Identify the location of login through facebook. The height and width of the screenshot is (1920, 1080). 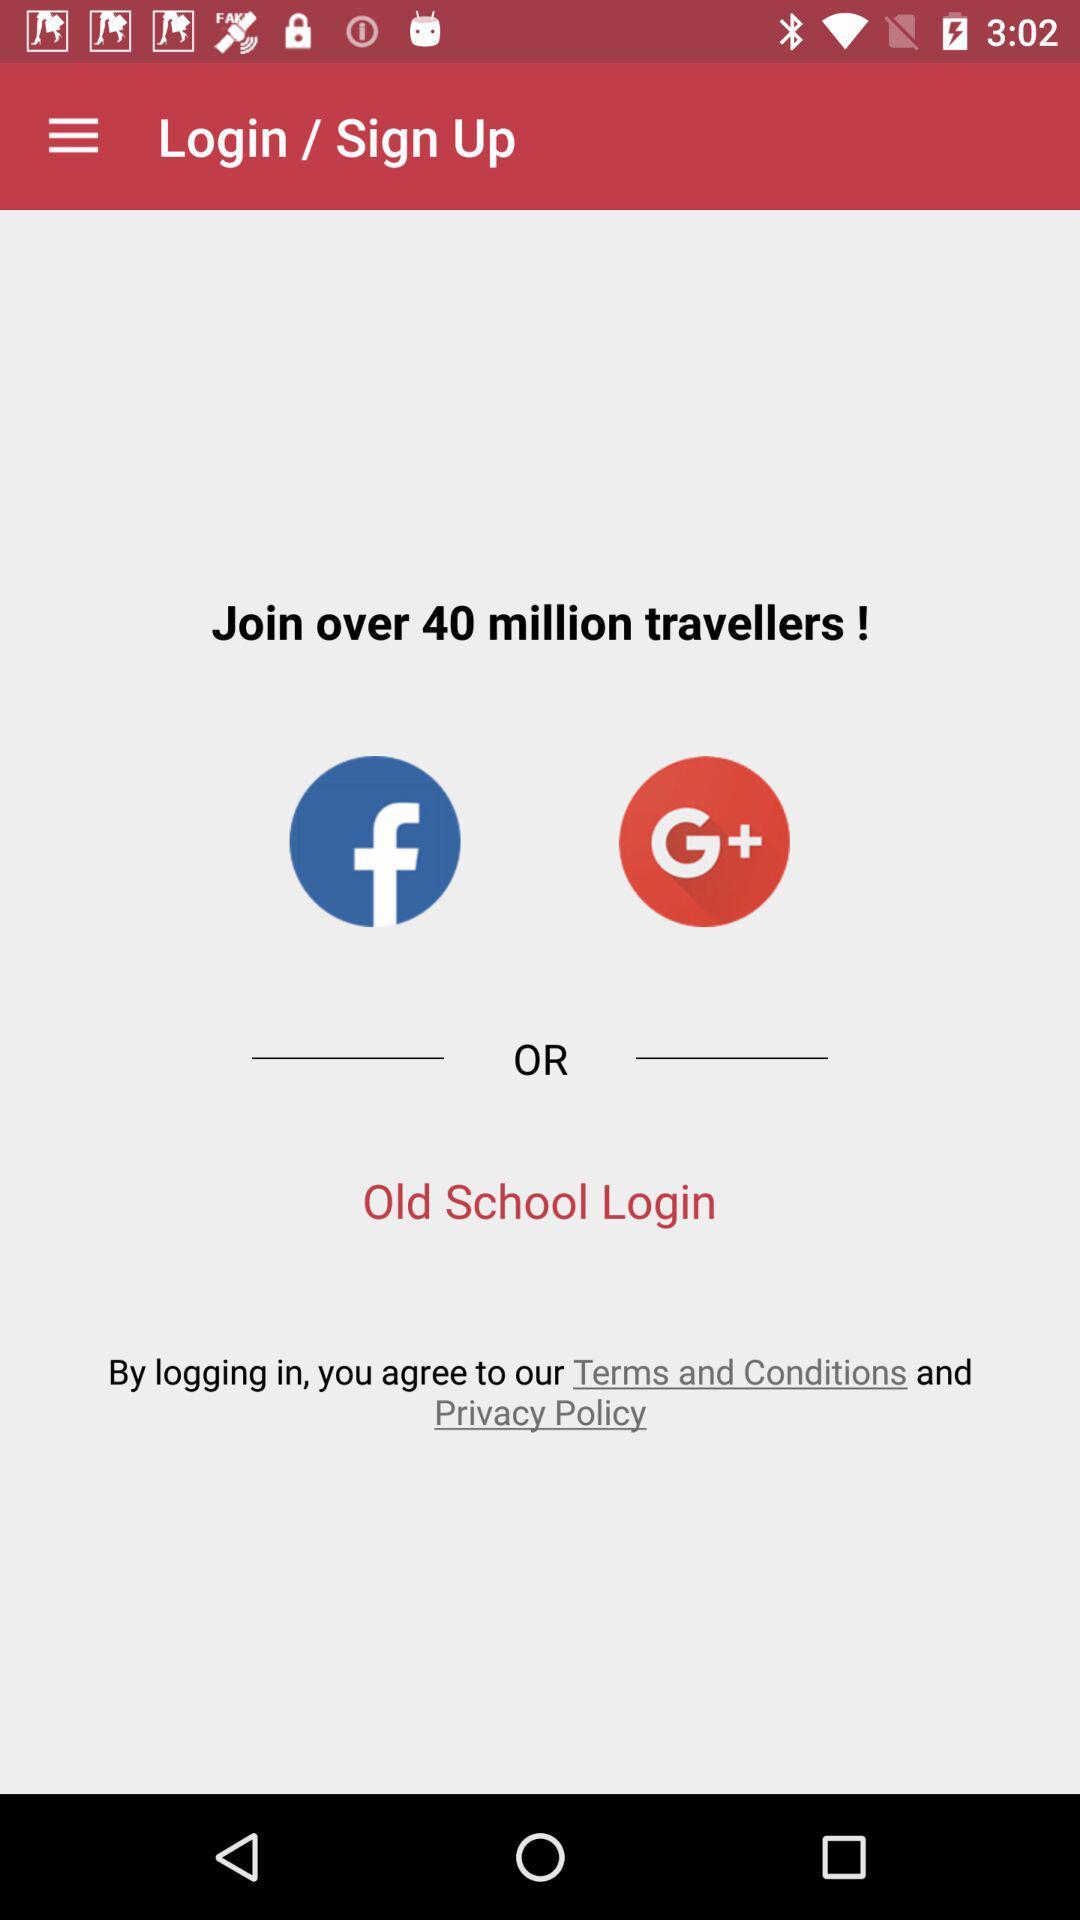
(374, 841).